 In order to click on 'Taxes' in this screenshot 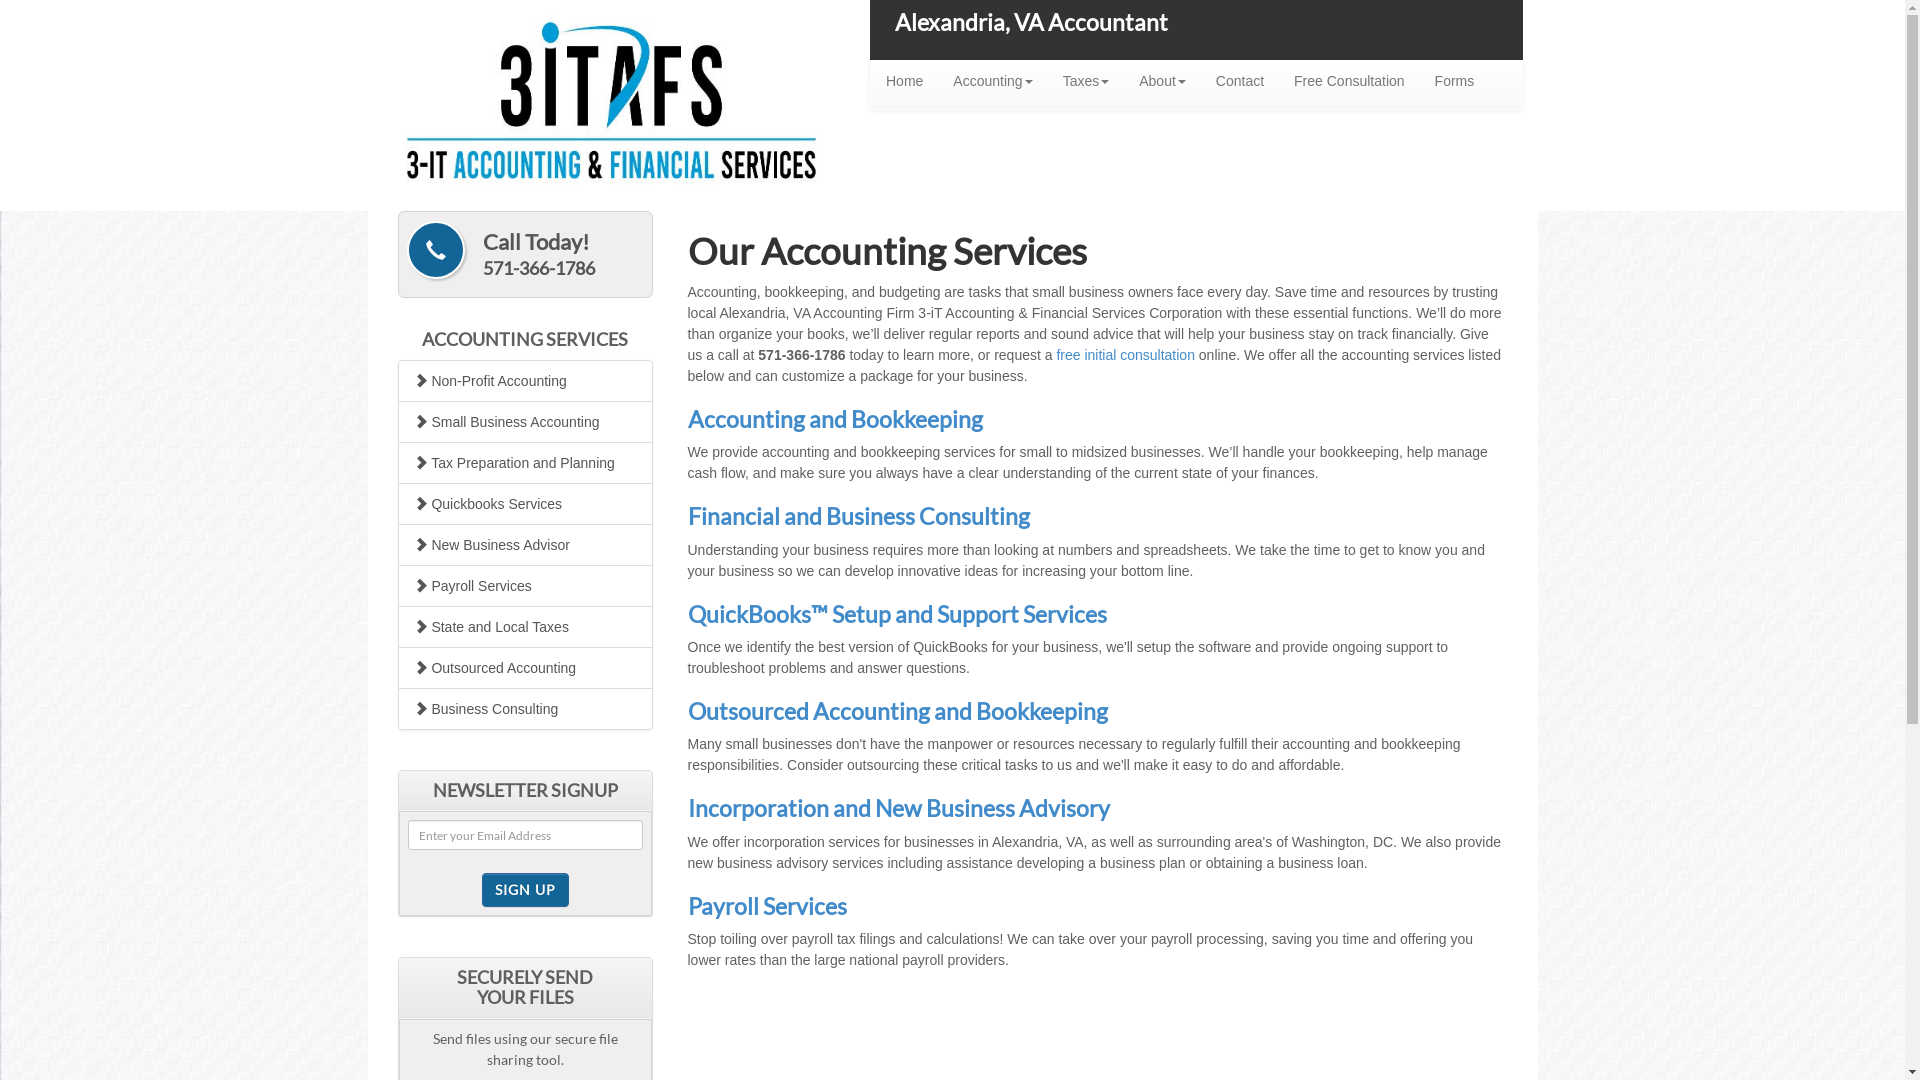, I will do `click(1085, 80)`.